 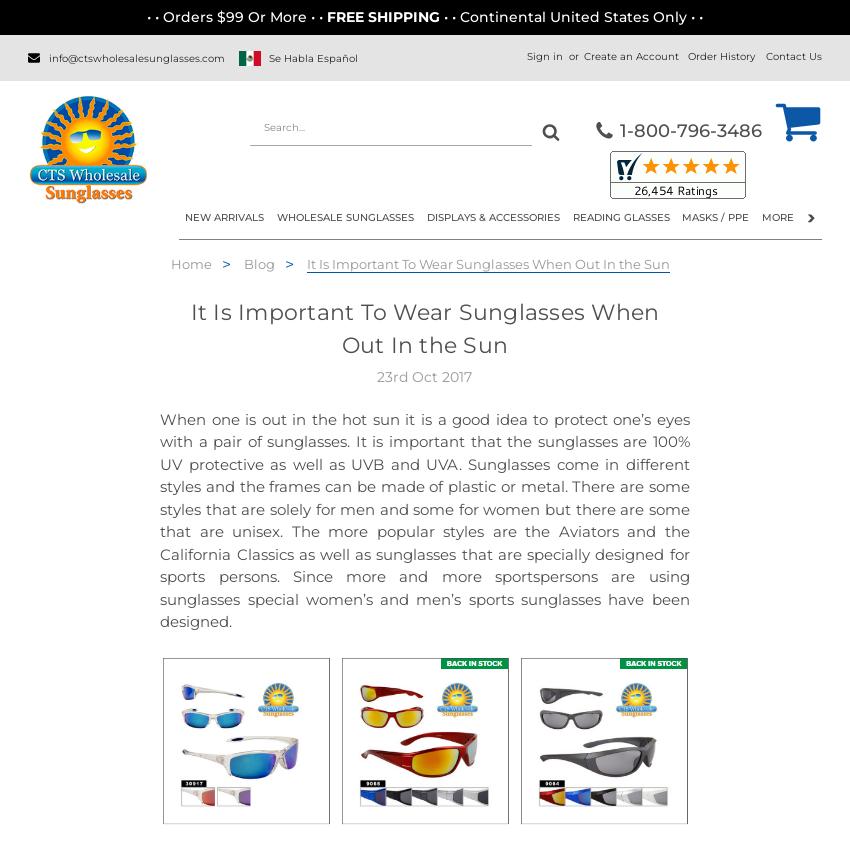 What do you see at coordinates (189, 261) in the screenshot?
I see `'Home'` at bounding box center [189, 261].